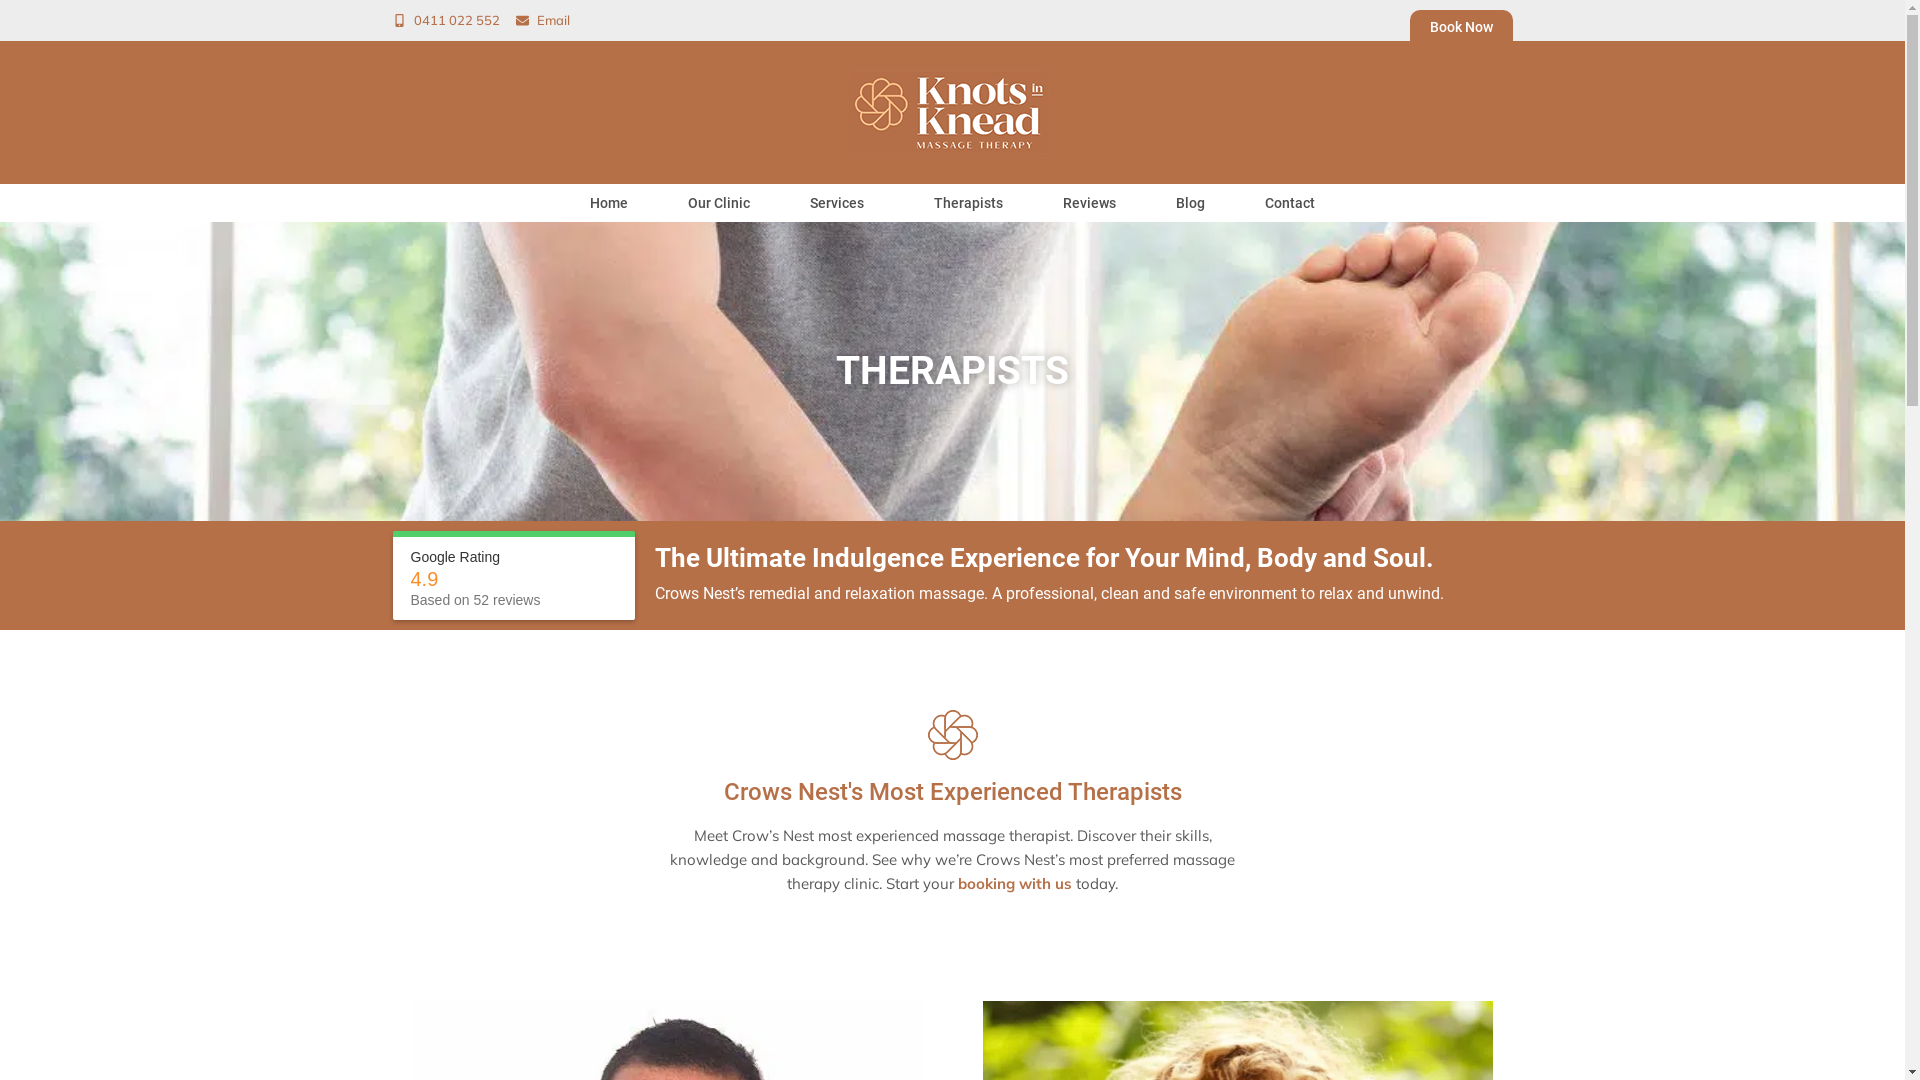 This screenshot has width=1920, height=1080. I want to click on 'Our Clinic', so click(719, 203).